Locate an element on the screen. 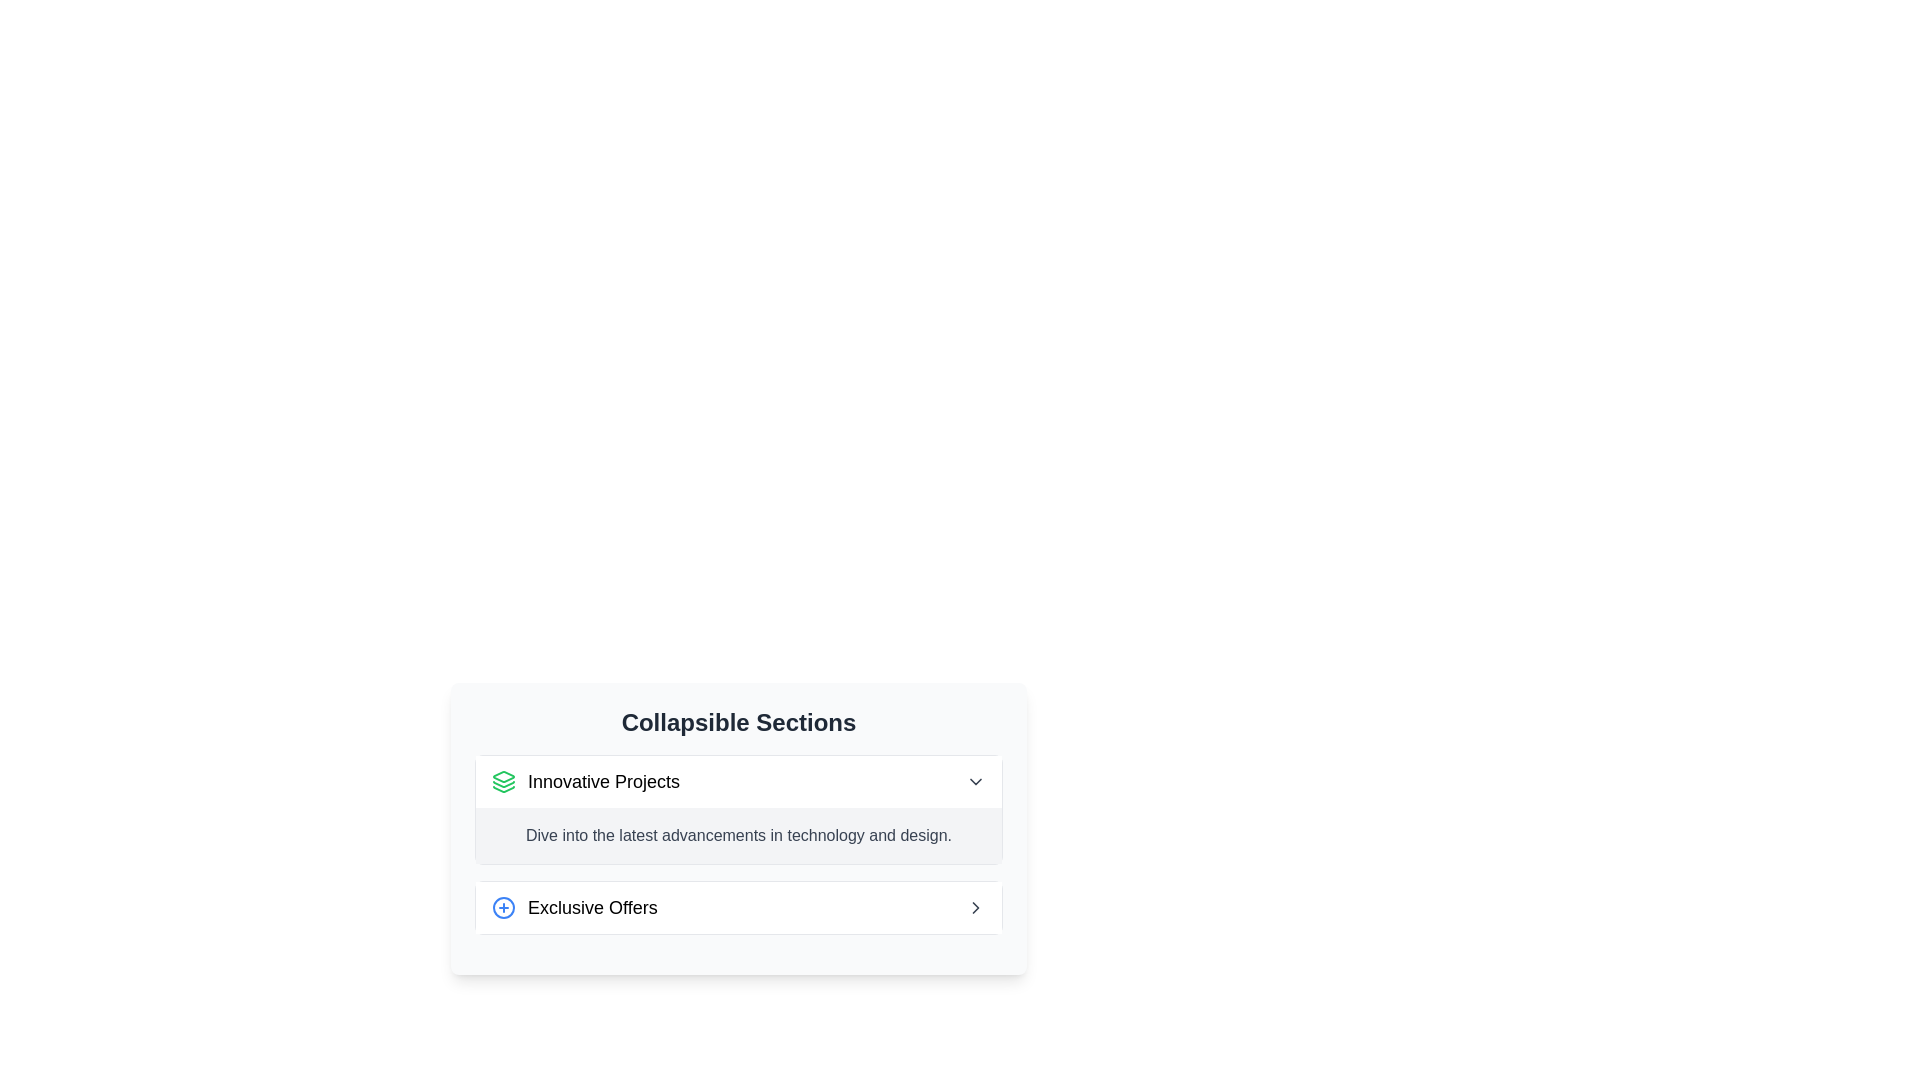  the leftmost icon representing the 'Innovative Projects' section, located at the top of the collapsible card's header is located at coordinates (504, 781).